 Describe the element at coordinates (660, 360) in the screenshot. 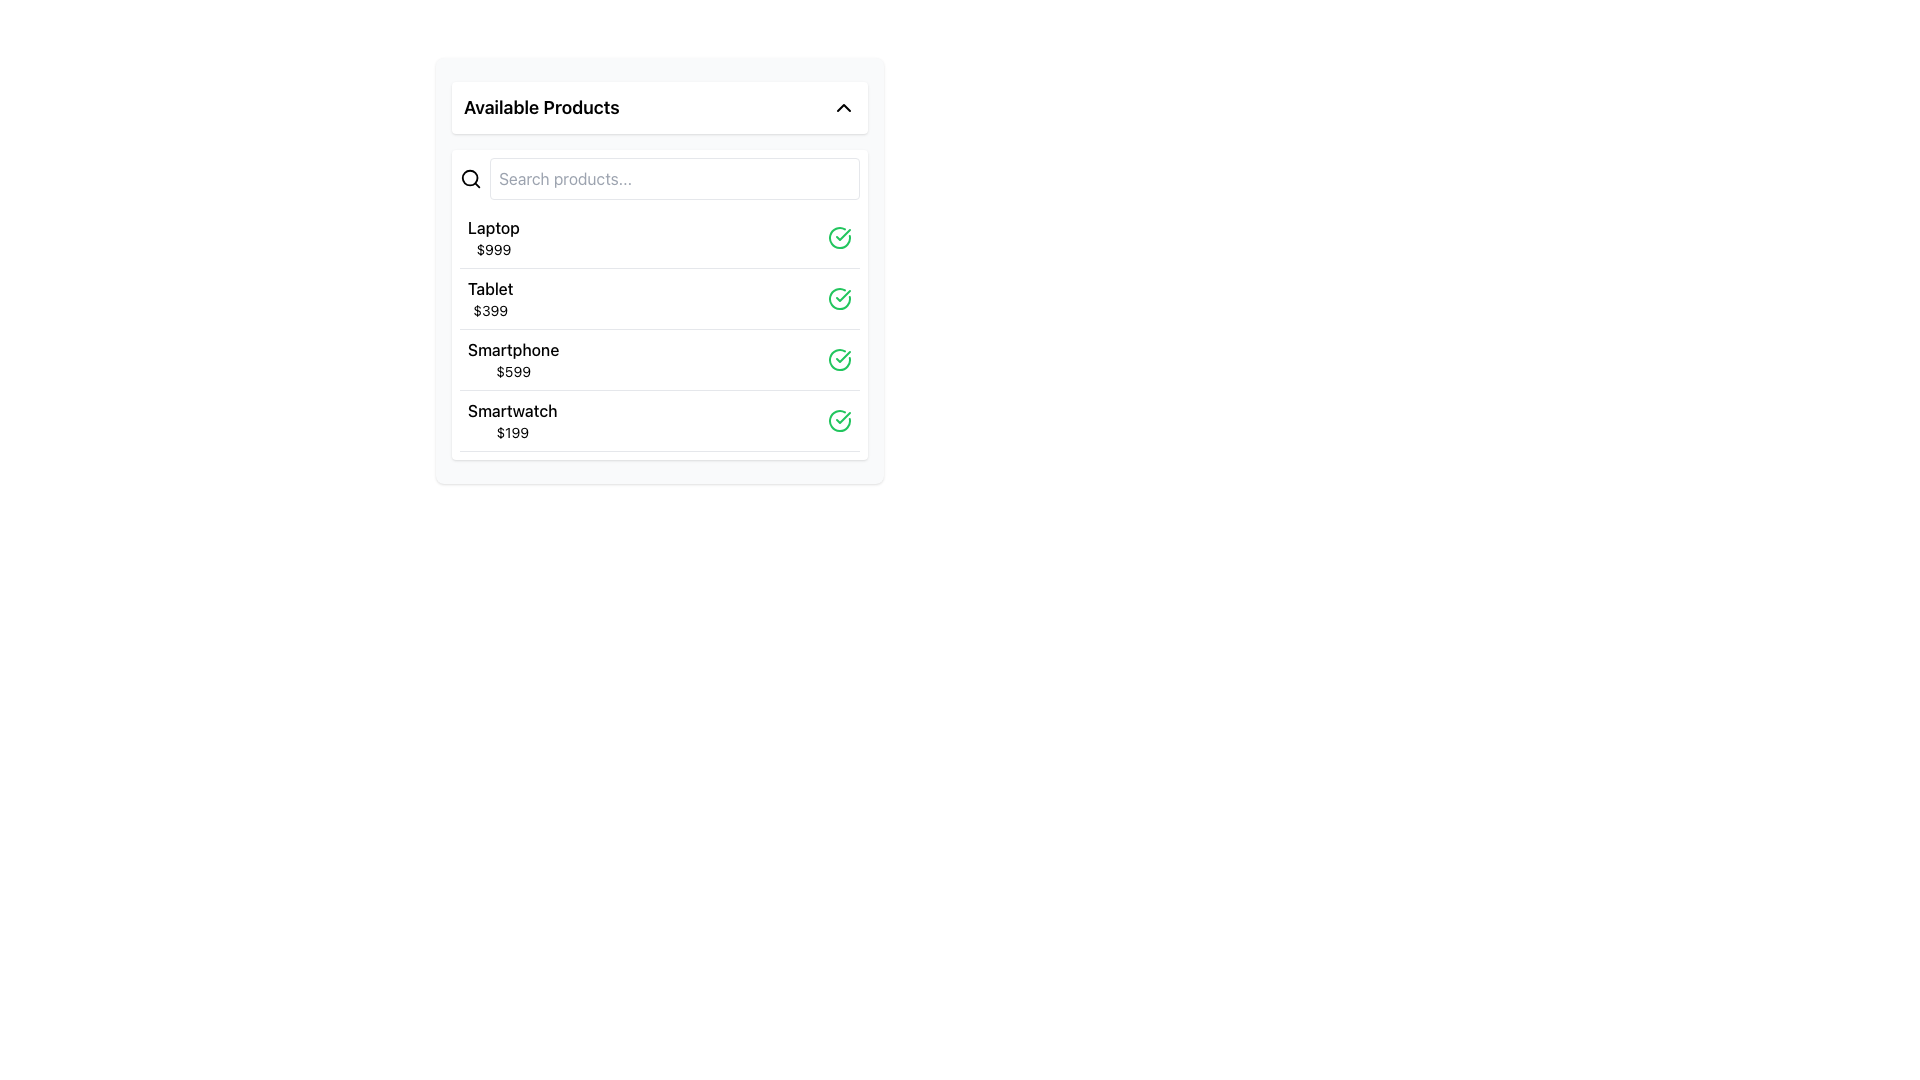

I see `the third item` at that location.